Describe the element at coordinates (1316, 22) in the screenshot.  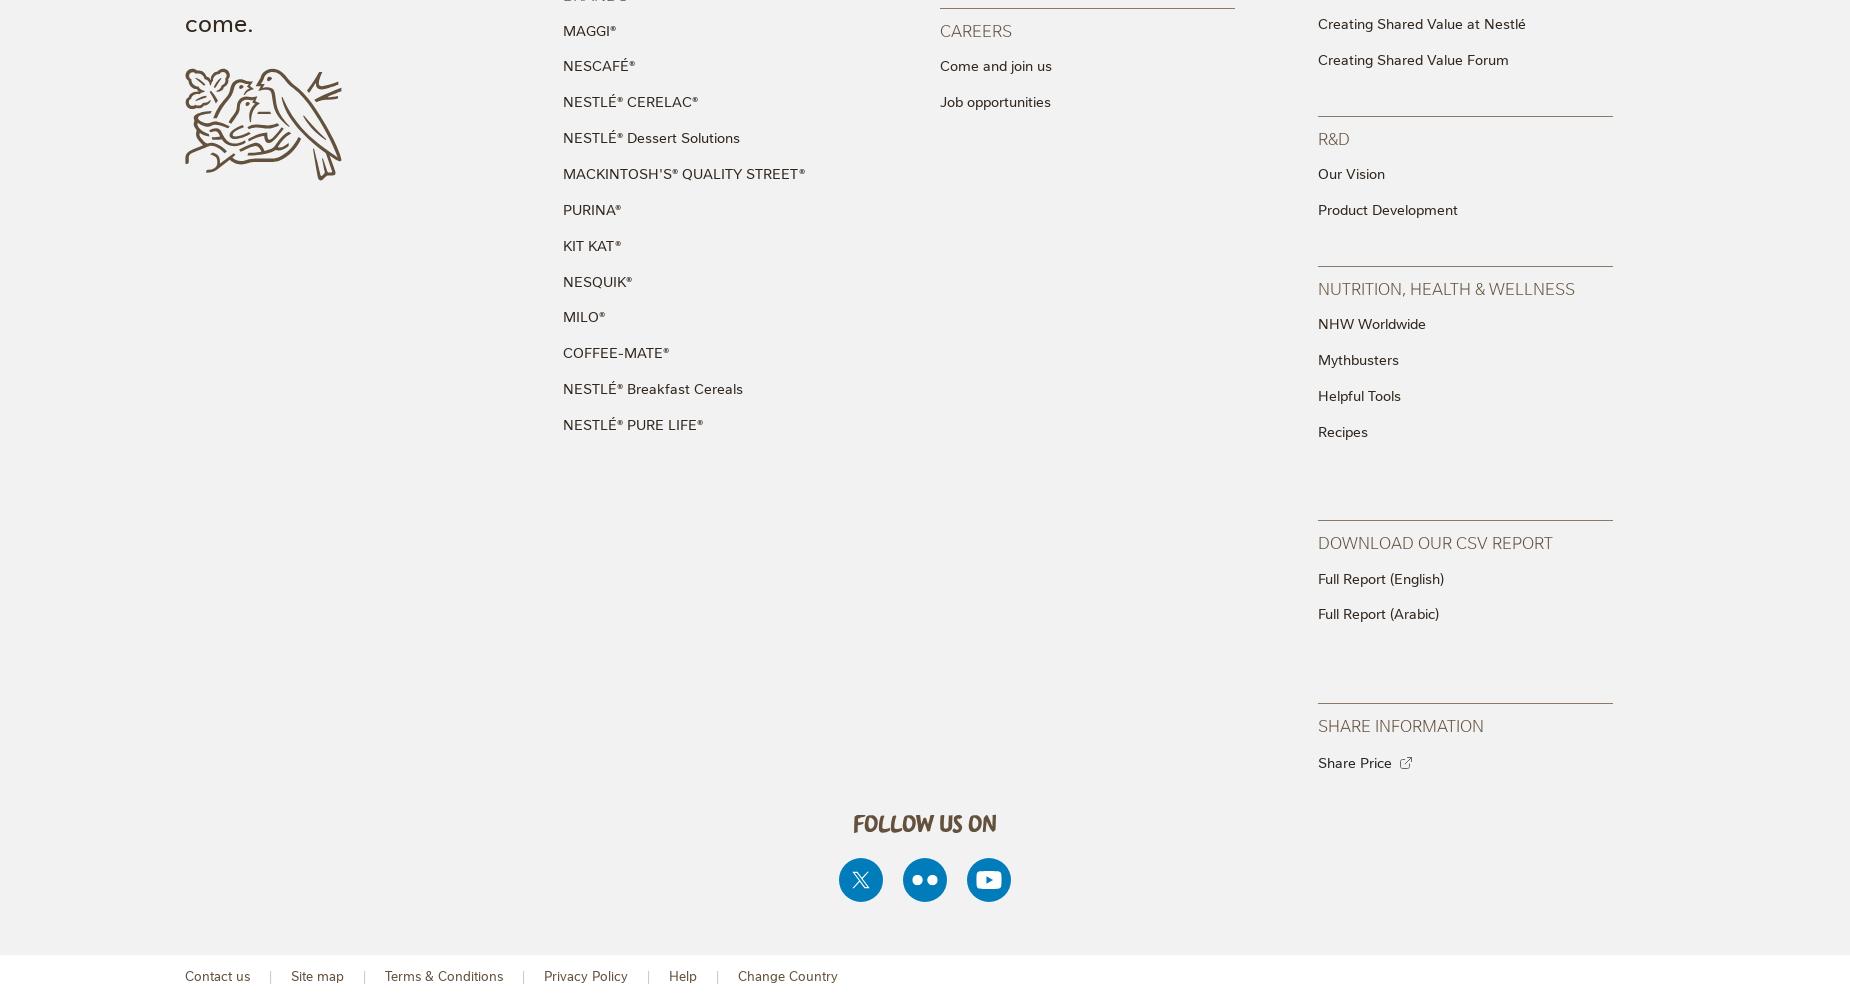
I see `'Creating Shared Value at Nestlé'` at that location.